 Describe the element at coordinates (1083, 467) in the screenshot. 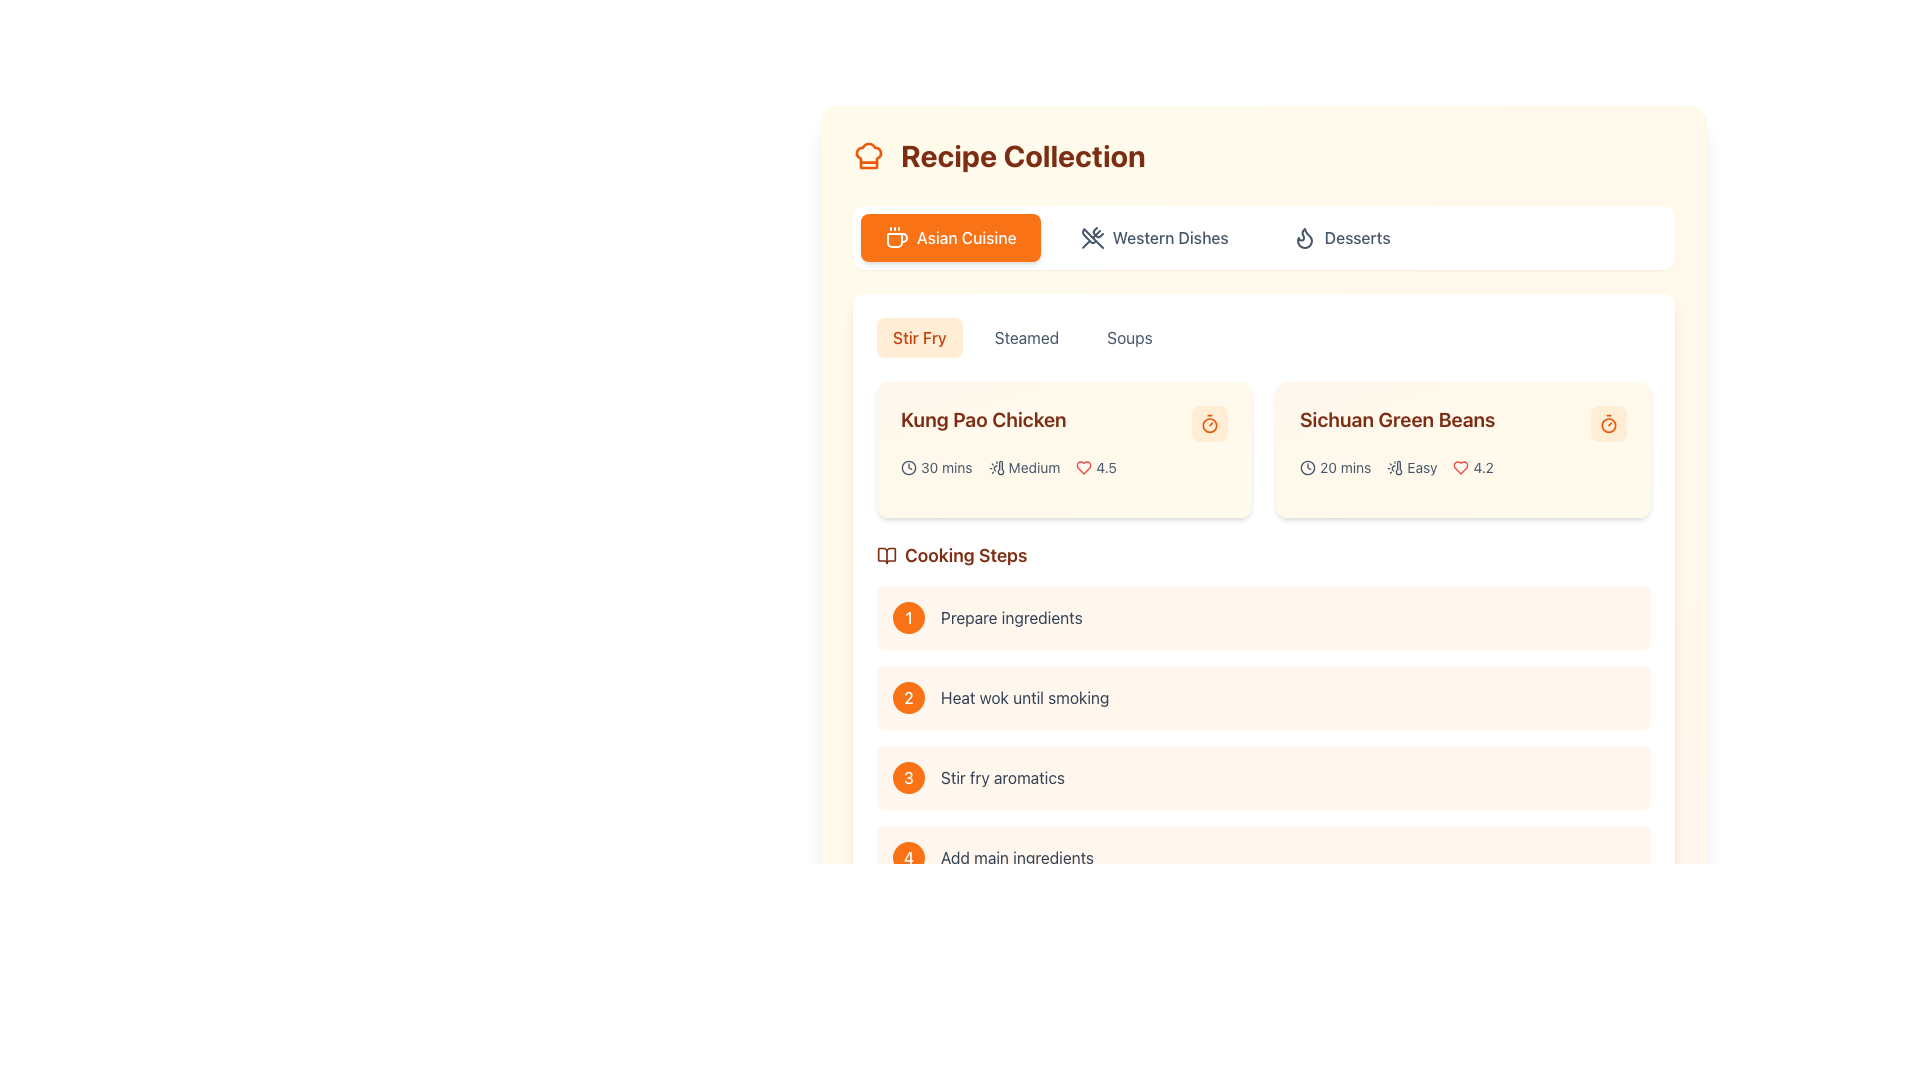

I see `the red outlined heart icon filled with white associated with the rating system for 'Kung Pao Chicken' to interact with the rating feature` at that location.